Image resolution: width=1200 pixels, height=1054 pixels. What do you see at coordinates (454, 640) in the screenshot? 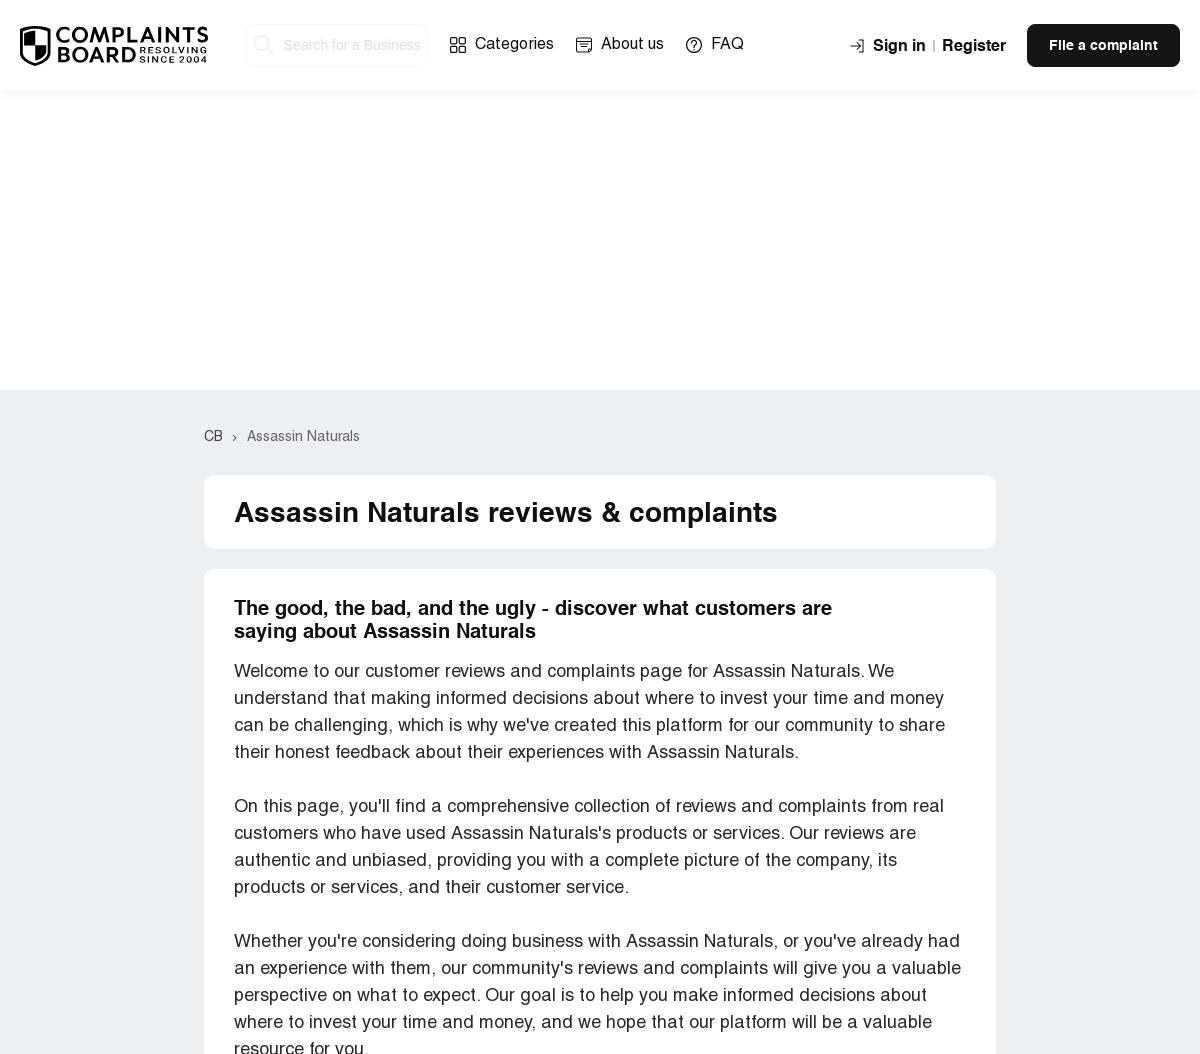
I see `'Last but not least, all our services are absolutely free'` at bounding box center [454, 640].